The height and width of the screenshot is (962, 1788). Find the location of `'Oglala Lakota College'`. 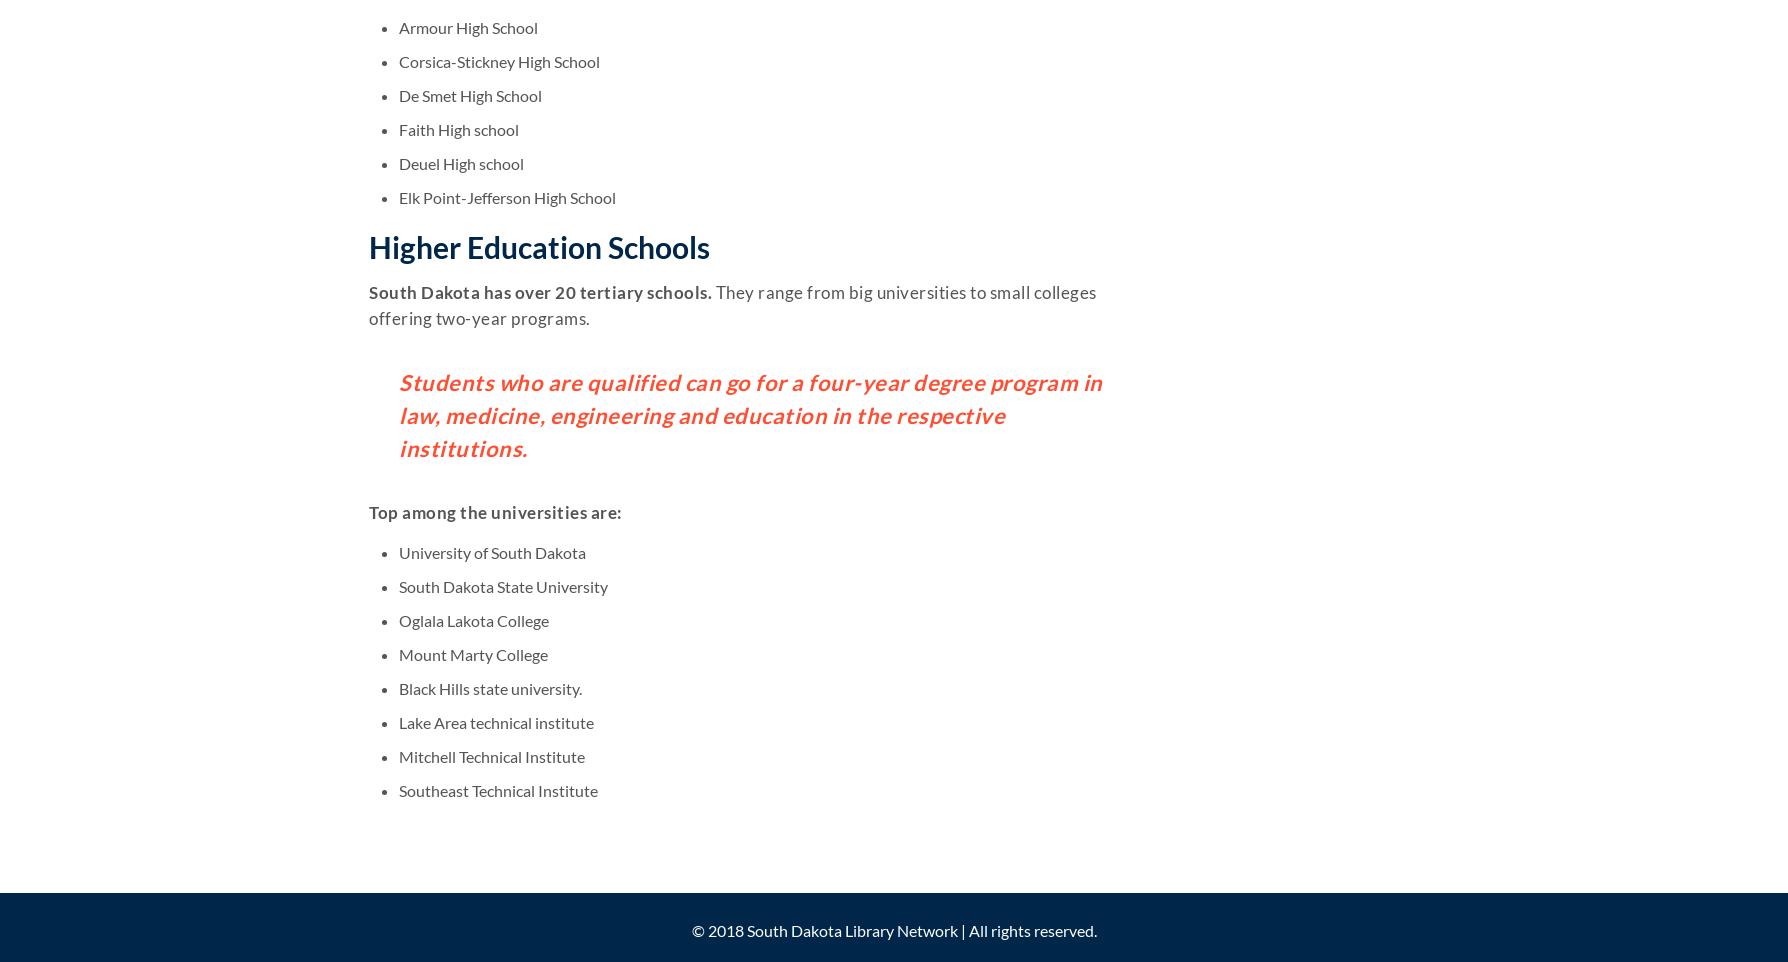

'Oglala Lakota College' is located at coordinates (473, 618).